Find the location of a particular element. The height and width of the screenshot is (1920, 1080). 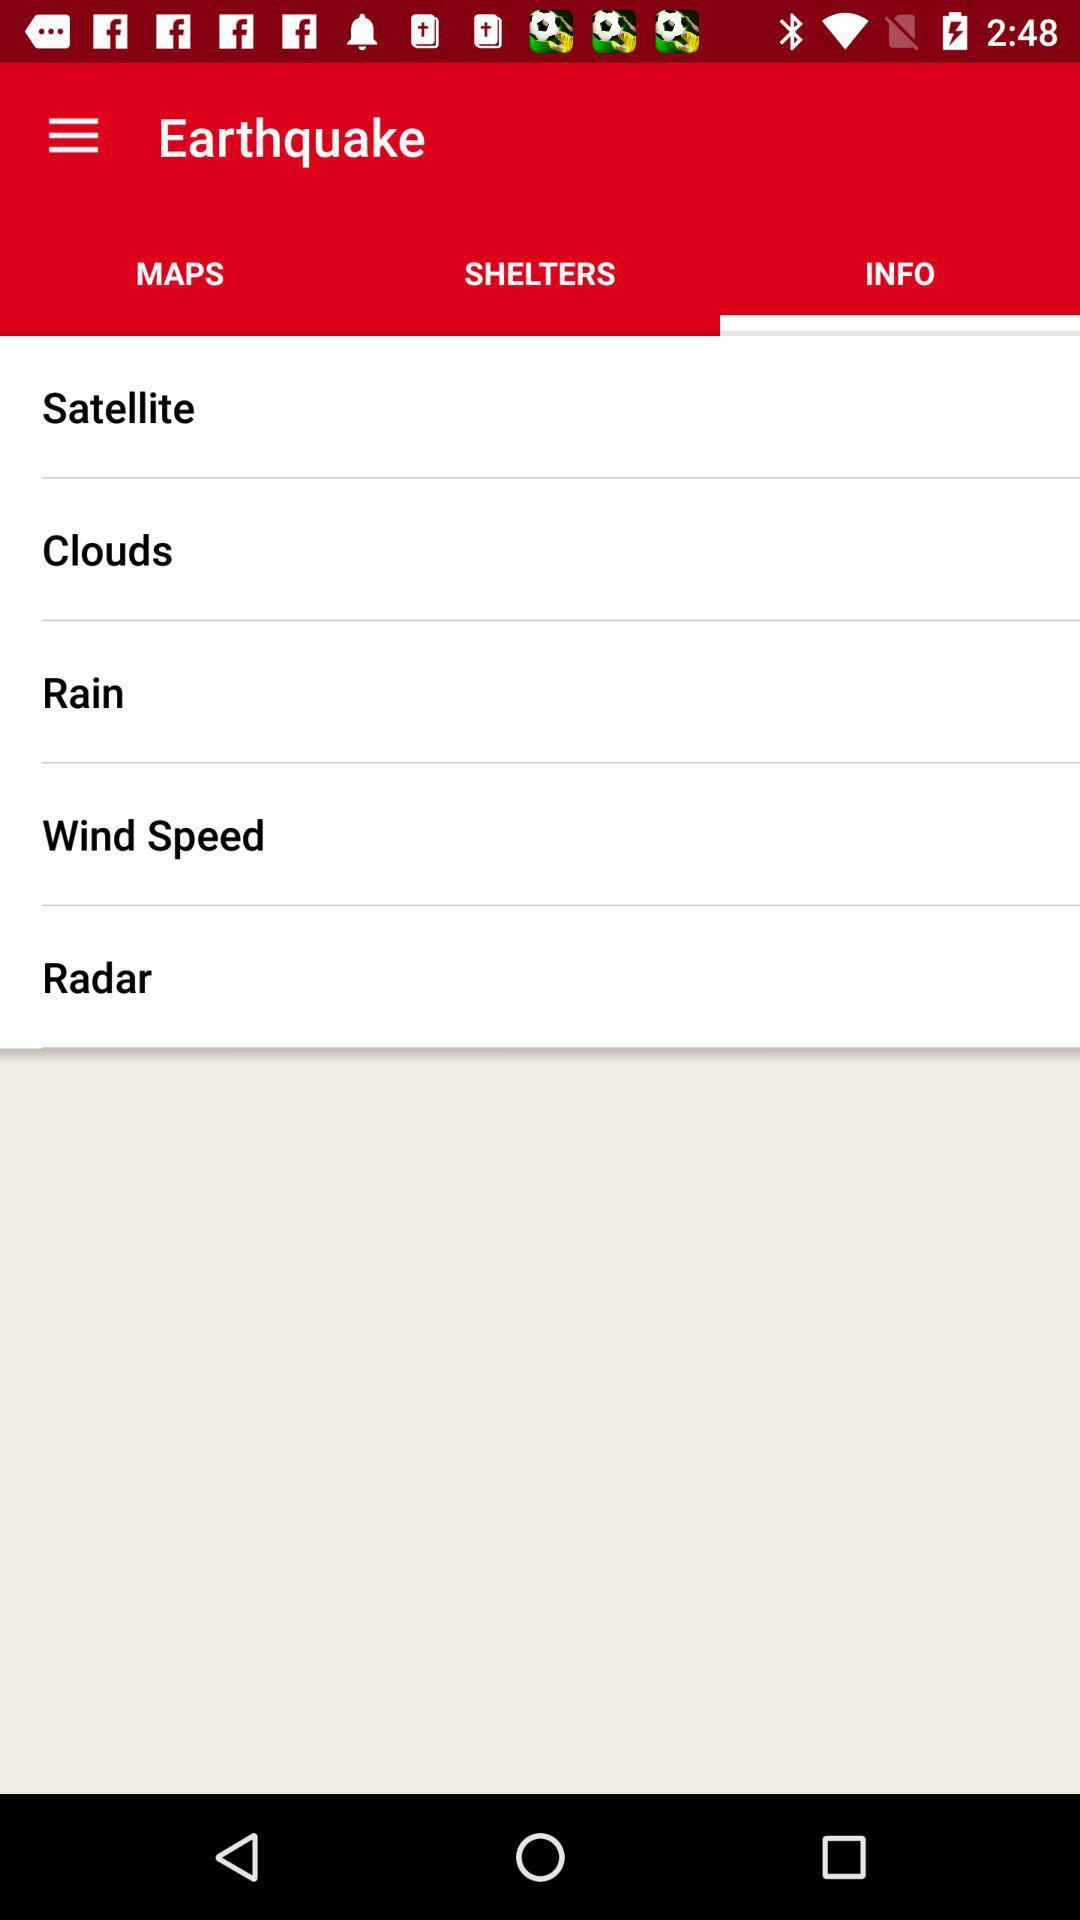

info is located at coordinates (898, 272).